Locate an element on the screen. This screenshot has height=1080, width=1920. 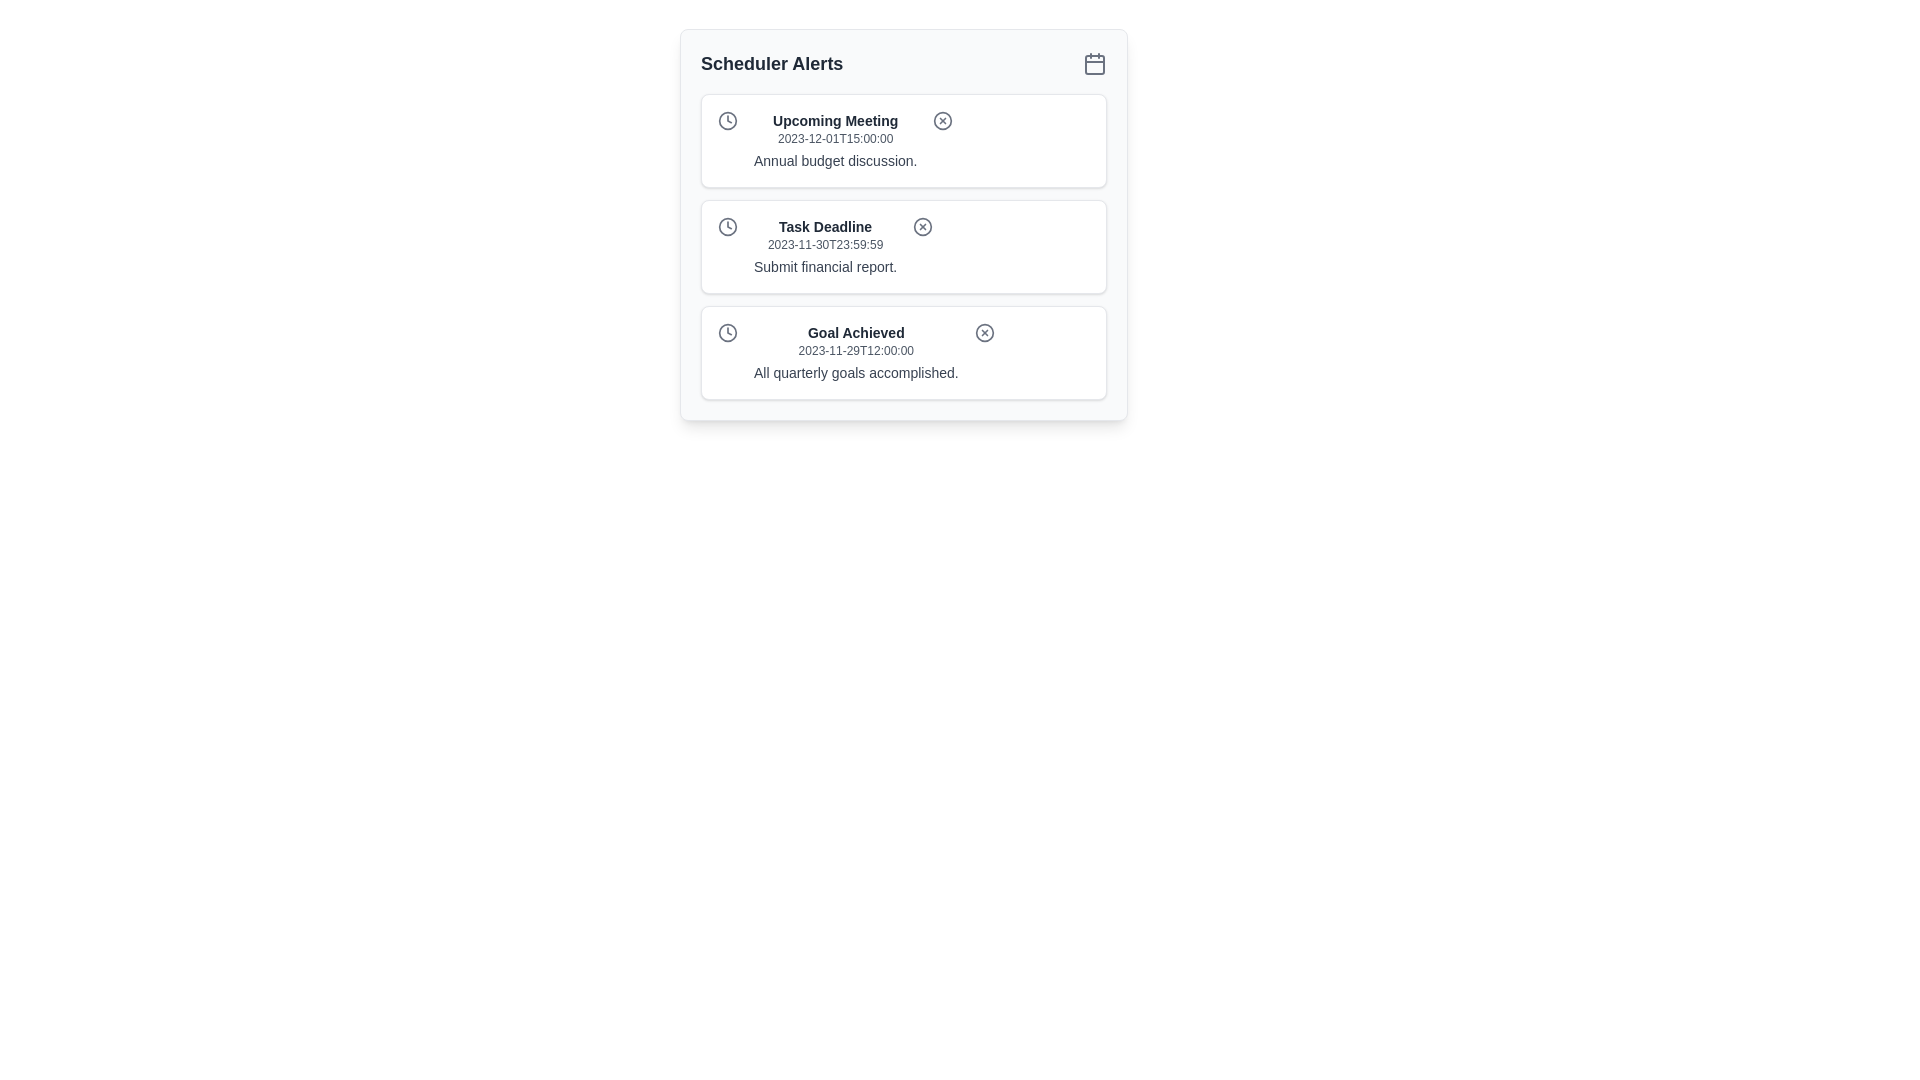
the outer circular border of the clock icon, which visually indicates time-related information in the 'Scheduler Alerts' panel, located to the left of the 'Task Deadline' text is located at coordinates (727, 226).